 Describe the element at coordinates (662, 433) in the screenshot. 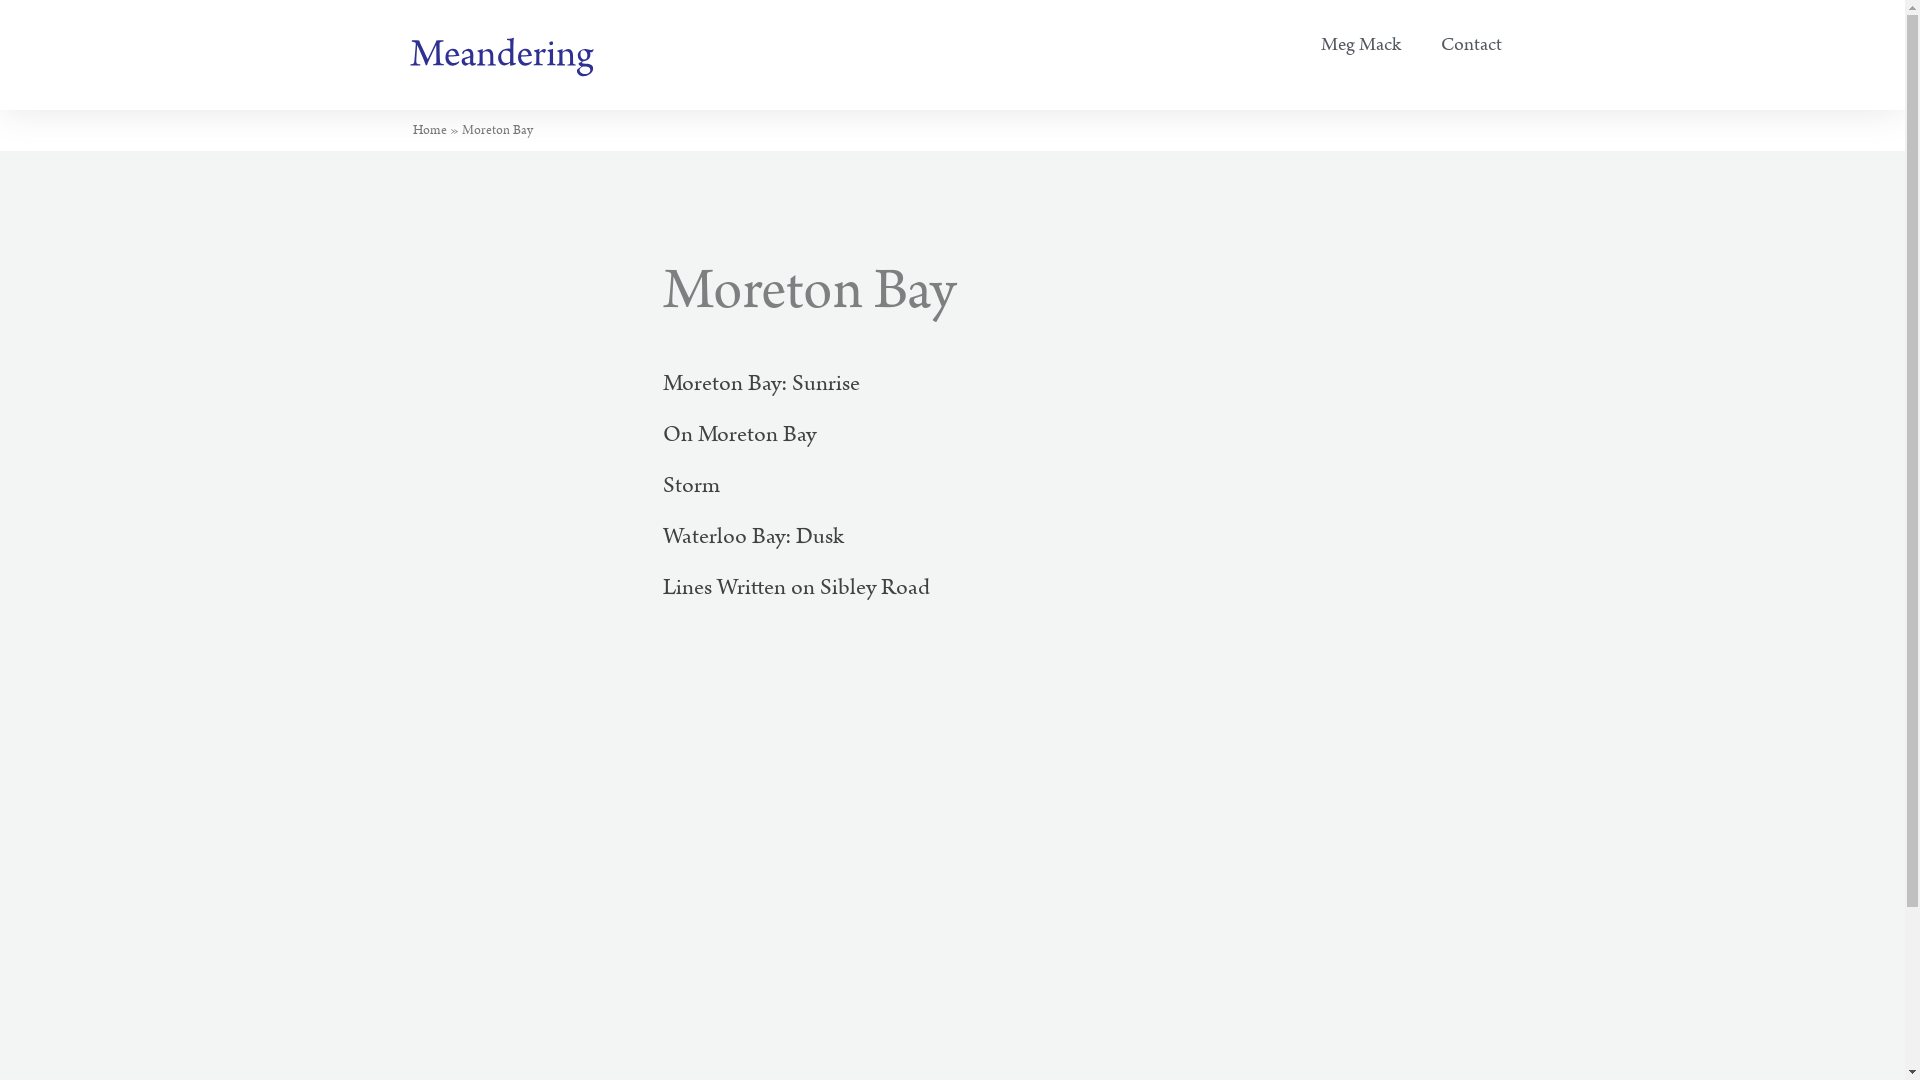

I see `'On Moreton Bay'` at that location.